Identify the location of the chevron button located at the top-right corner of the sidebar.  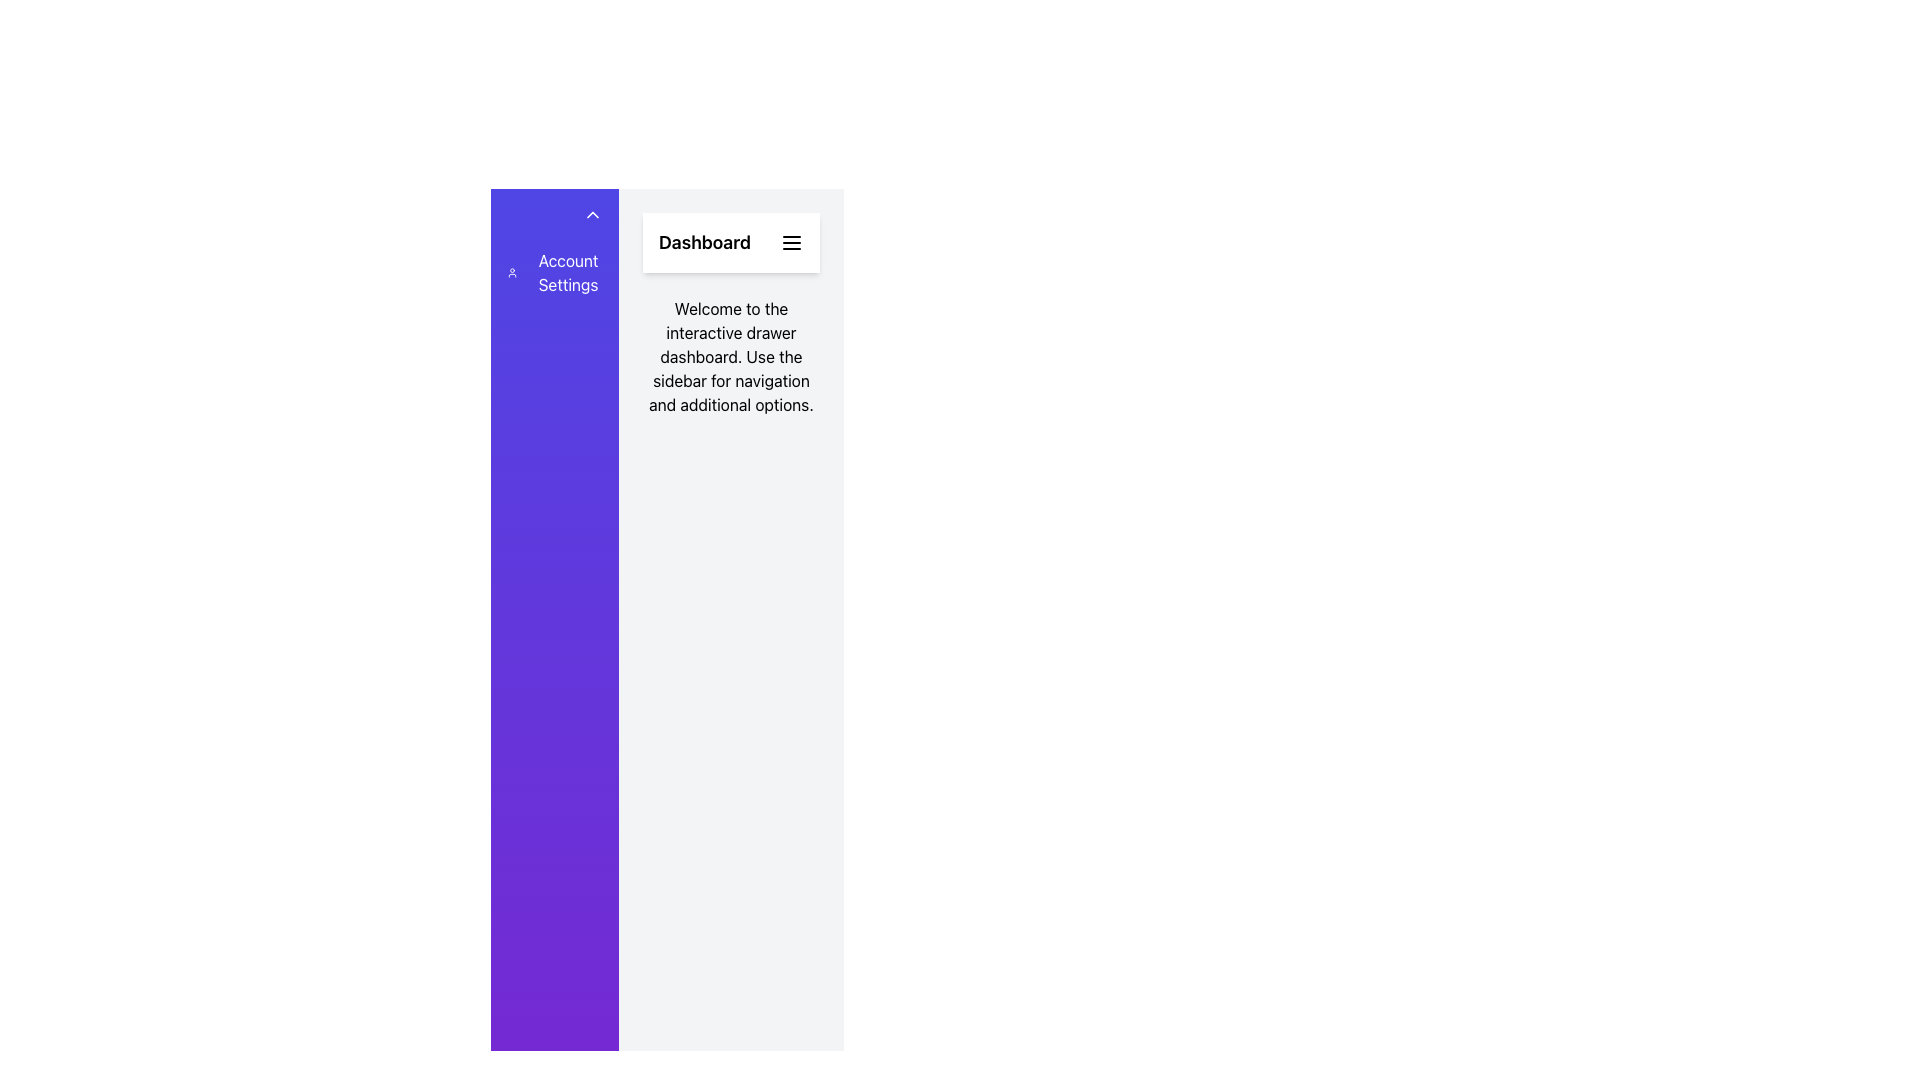
(591, 215).